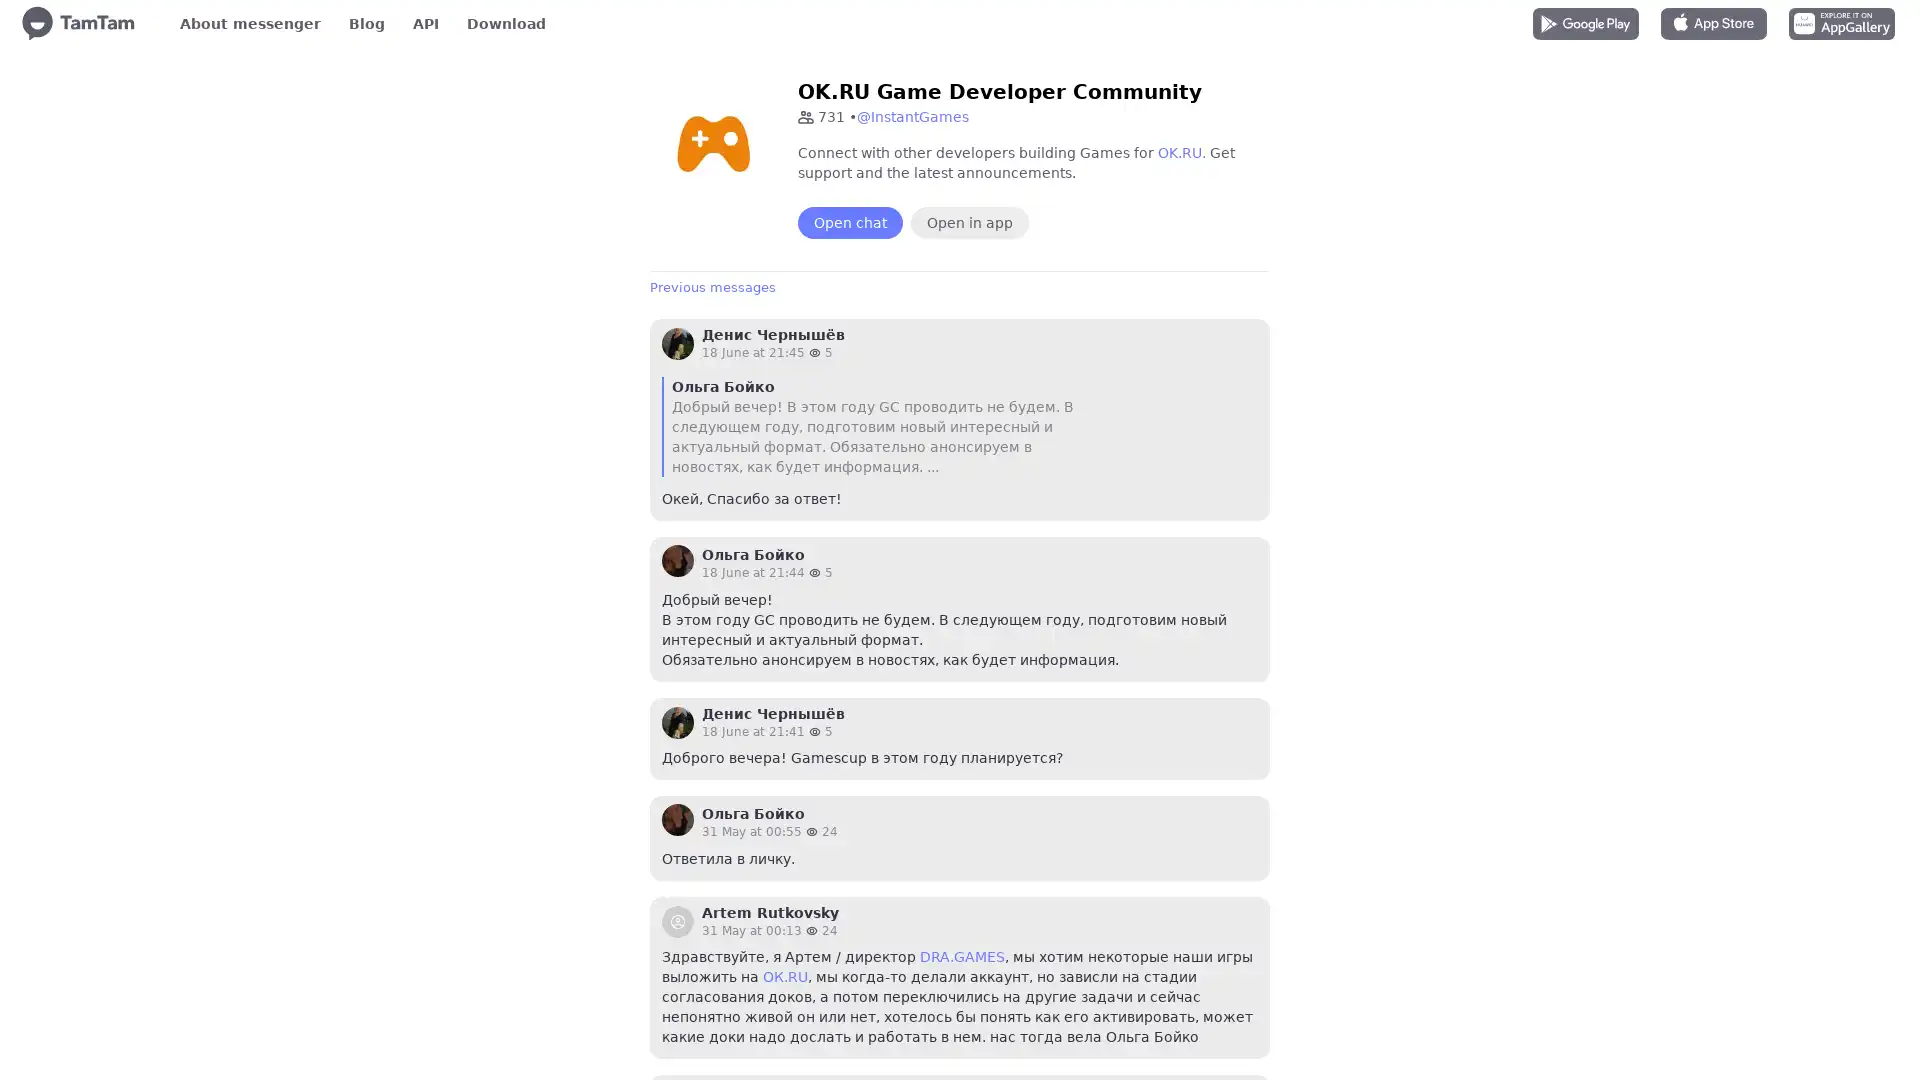 This screenshot has height=1080, width=1920. Describe the element at coordinates (850, 223) in the screenshot. I see `Open chat` at that location.